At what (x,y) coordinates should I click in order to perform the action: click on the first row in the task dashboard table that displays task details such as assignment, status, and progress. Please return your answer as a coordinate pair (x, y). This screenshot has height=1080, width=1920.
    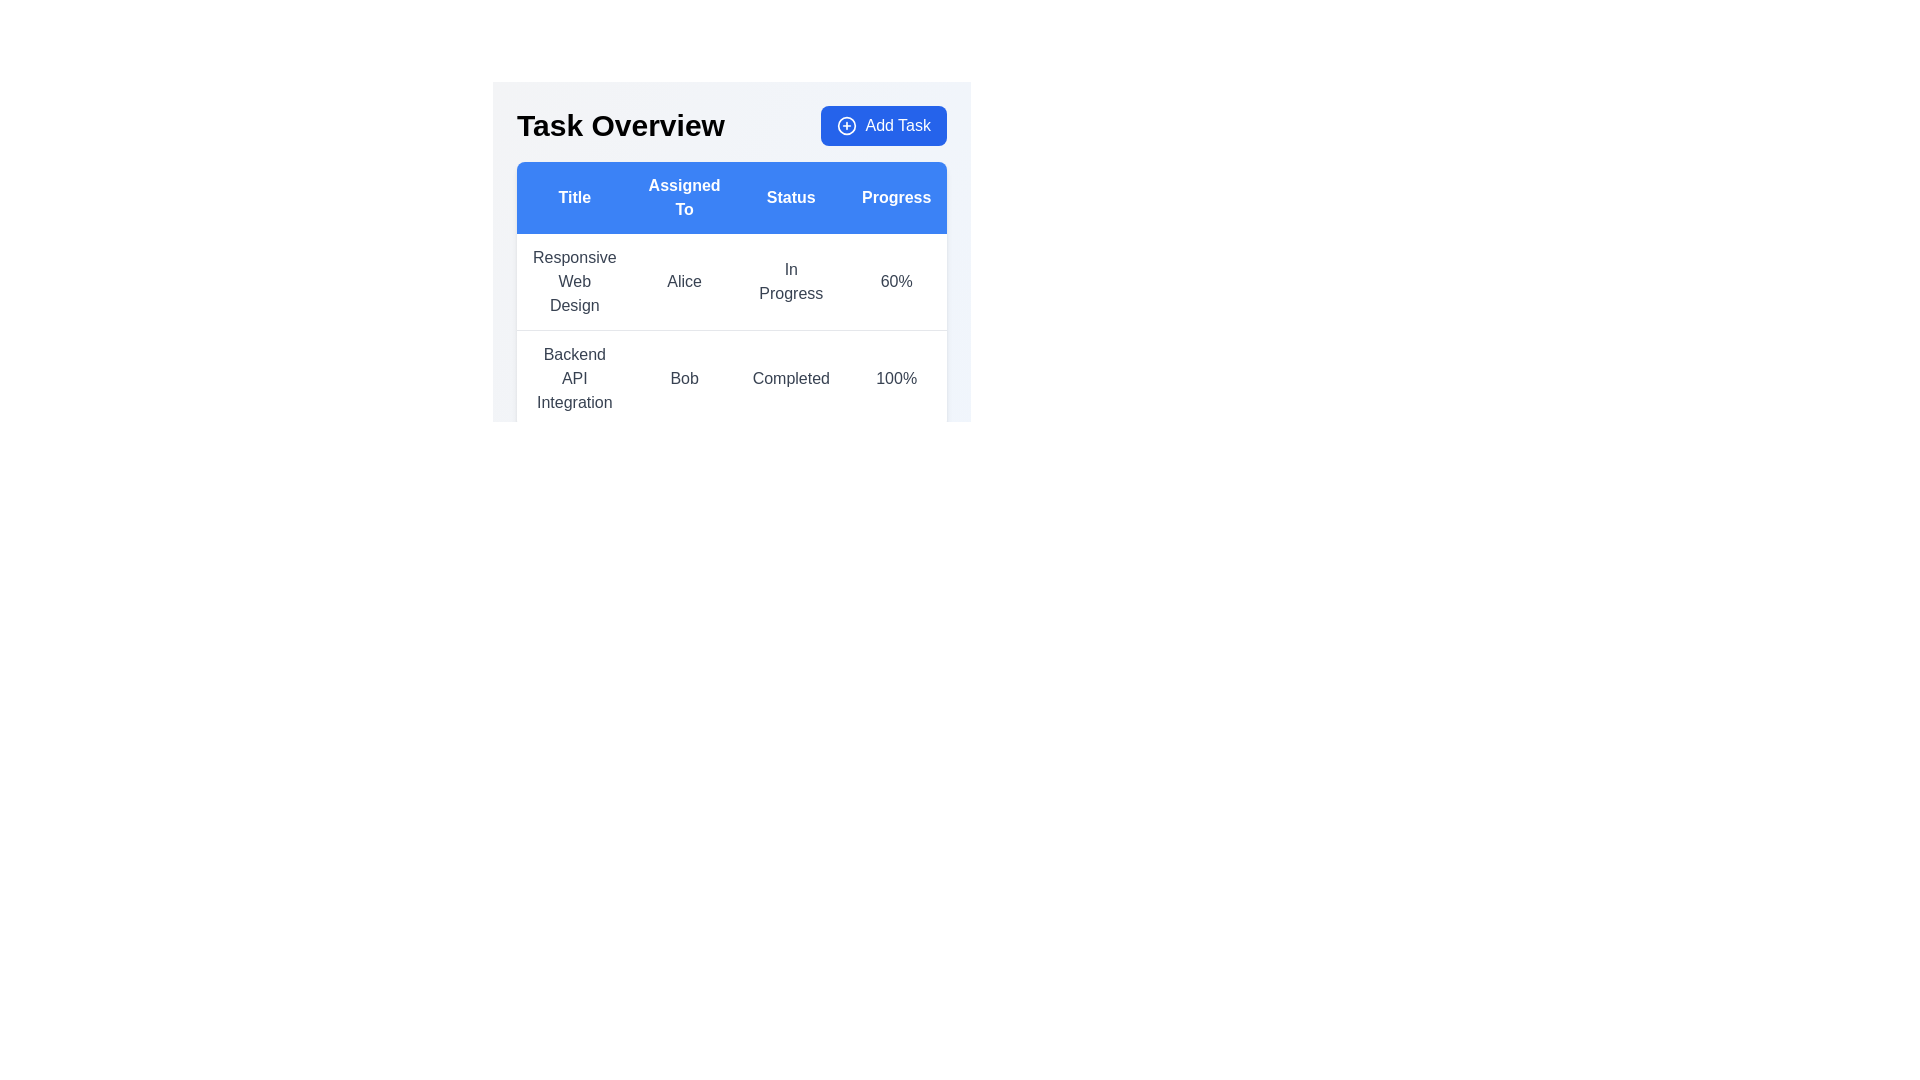
    Looking at the image, I should click on (791, 329).